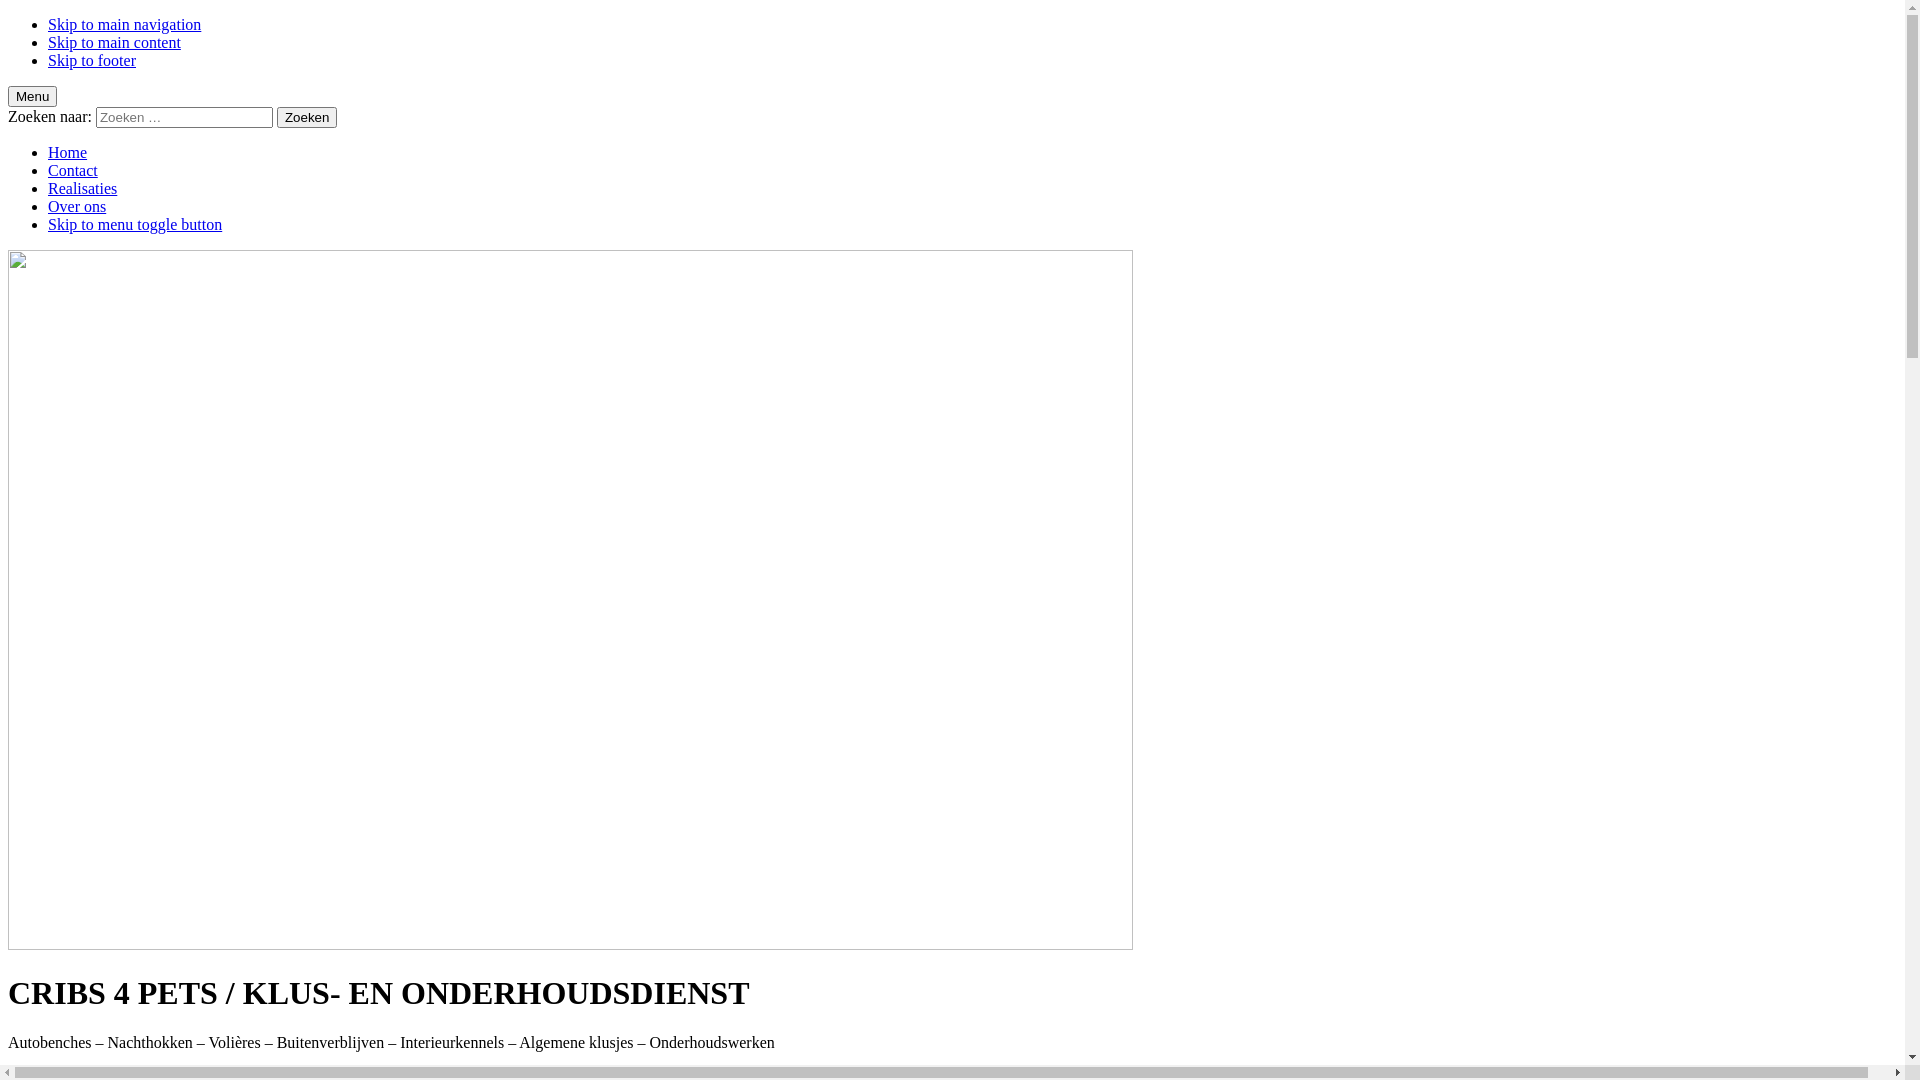  I want to click on 'Menu', so click(8, 96).